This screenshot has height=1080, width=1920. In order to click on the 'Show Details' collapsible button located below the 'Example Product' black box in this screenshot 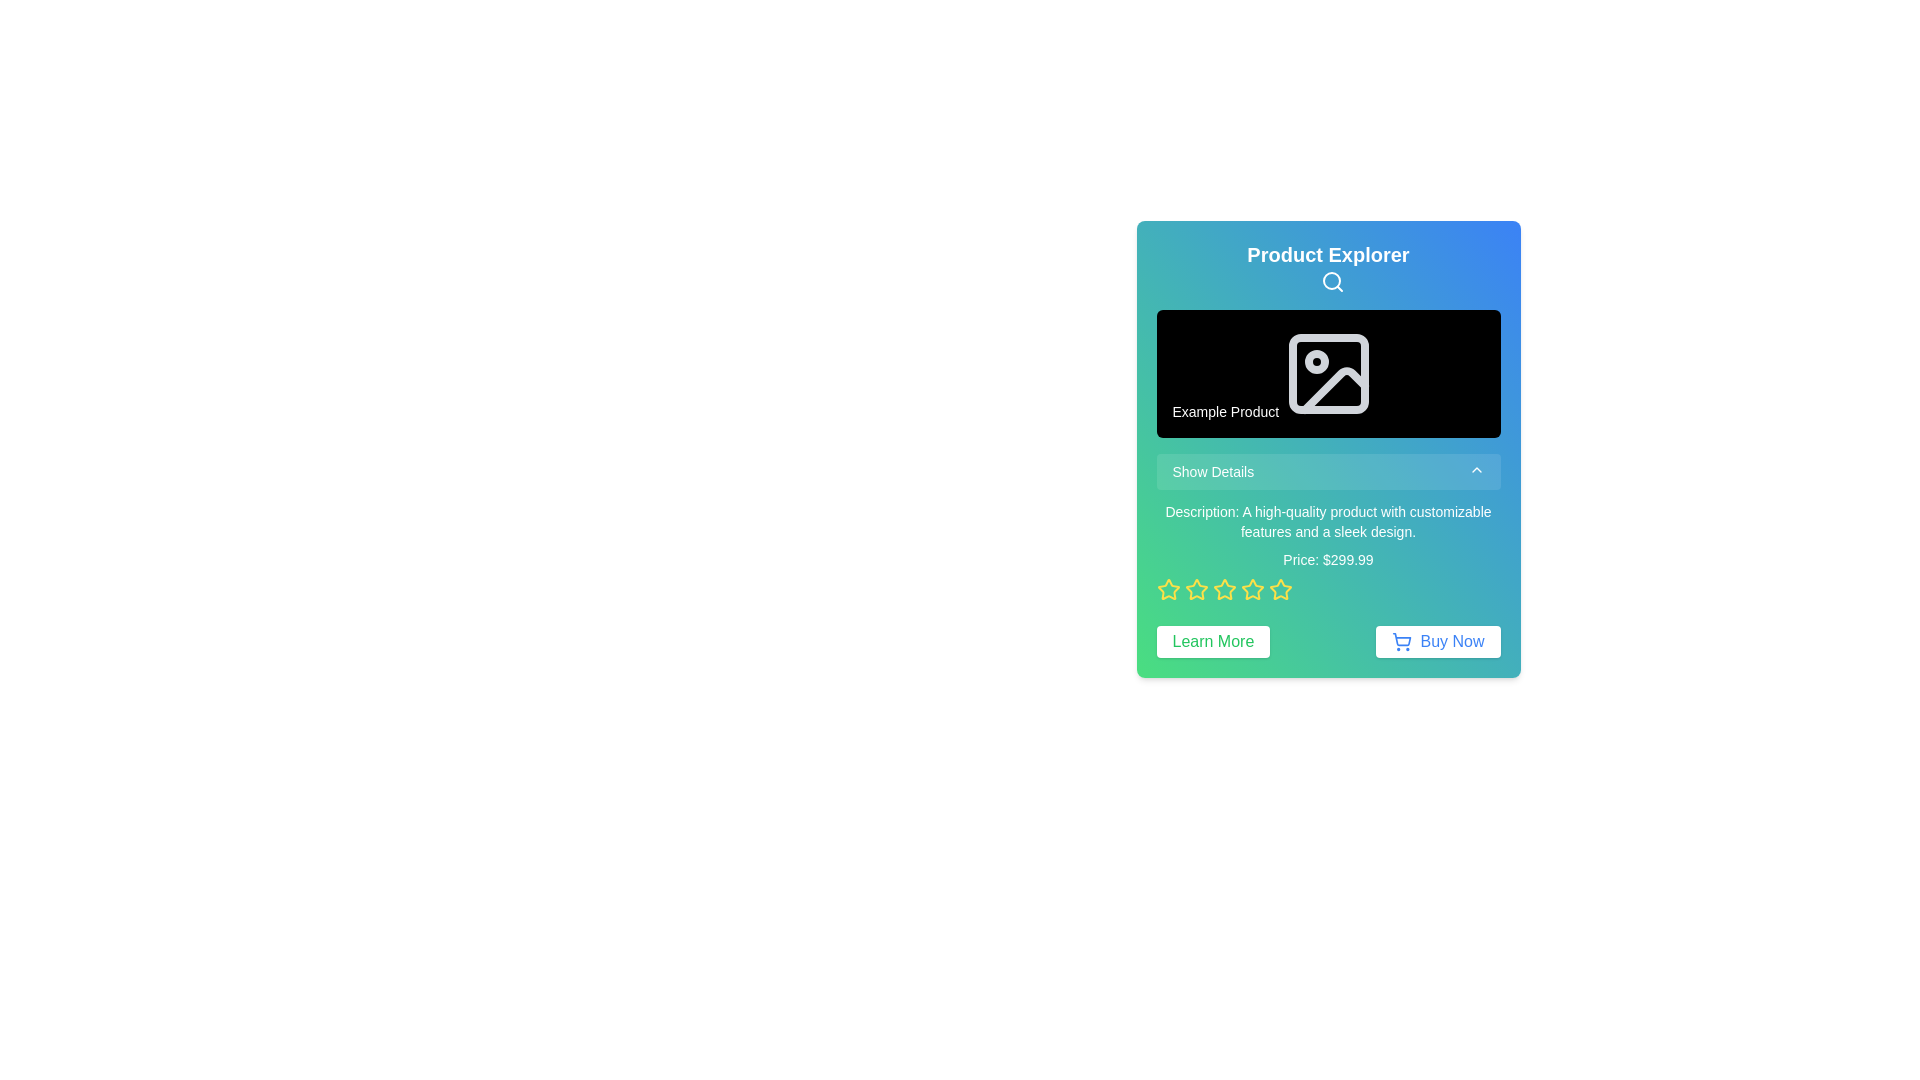, I will do `click(1328, 471)`.